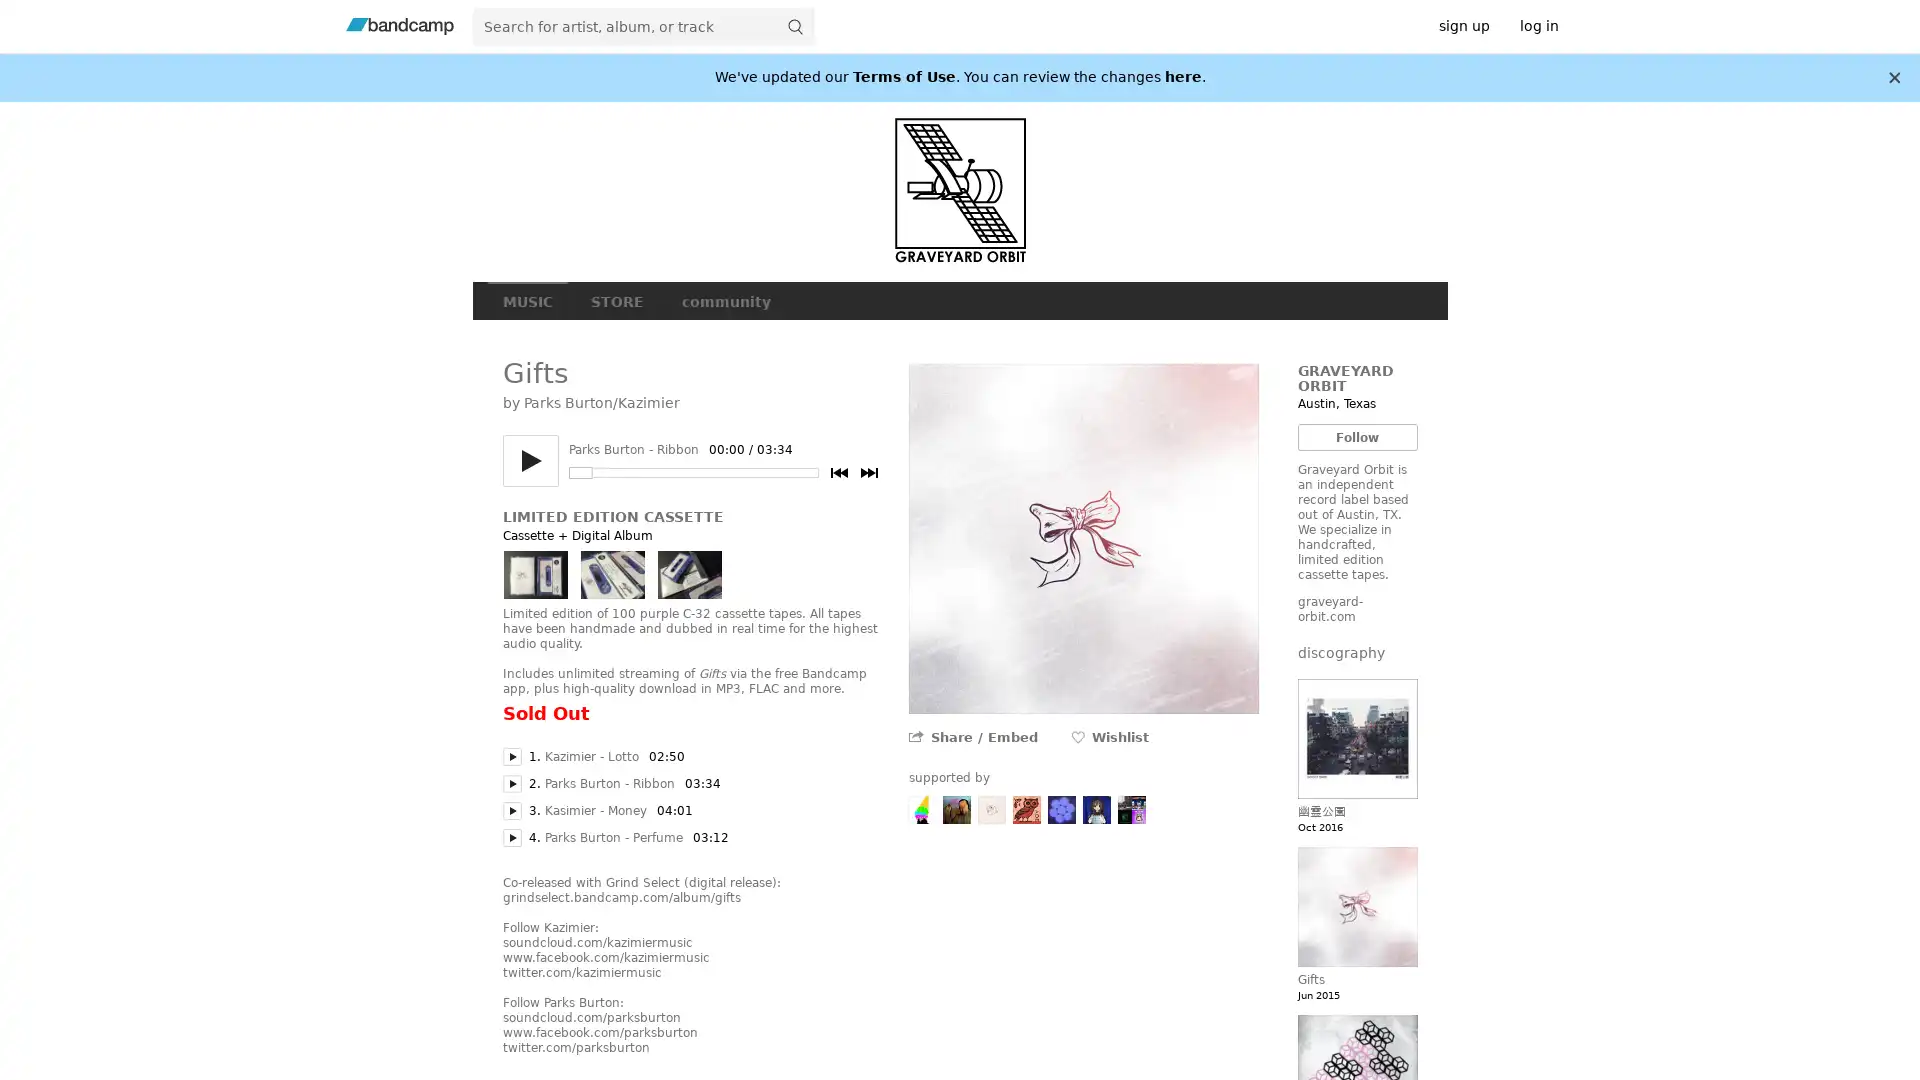 Image resolution: width=1920 pixels, height=1080 pixels. I want to click on submit for full search page, so click(794, 26).